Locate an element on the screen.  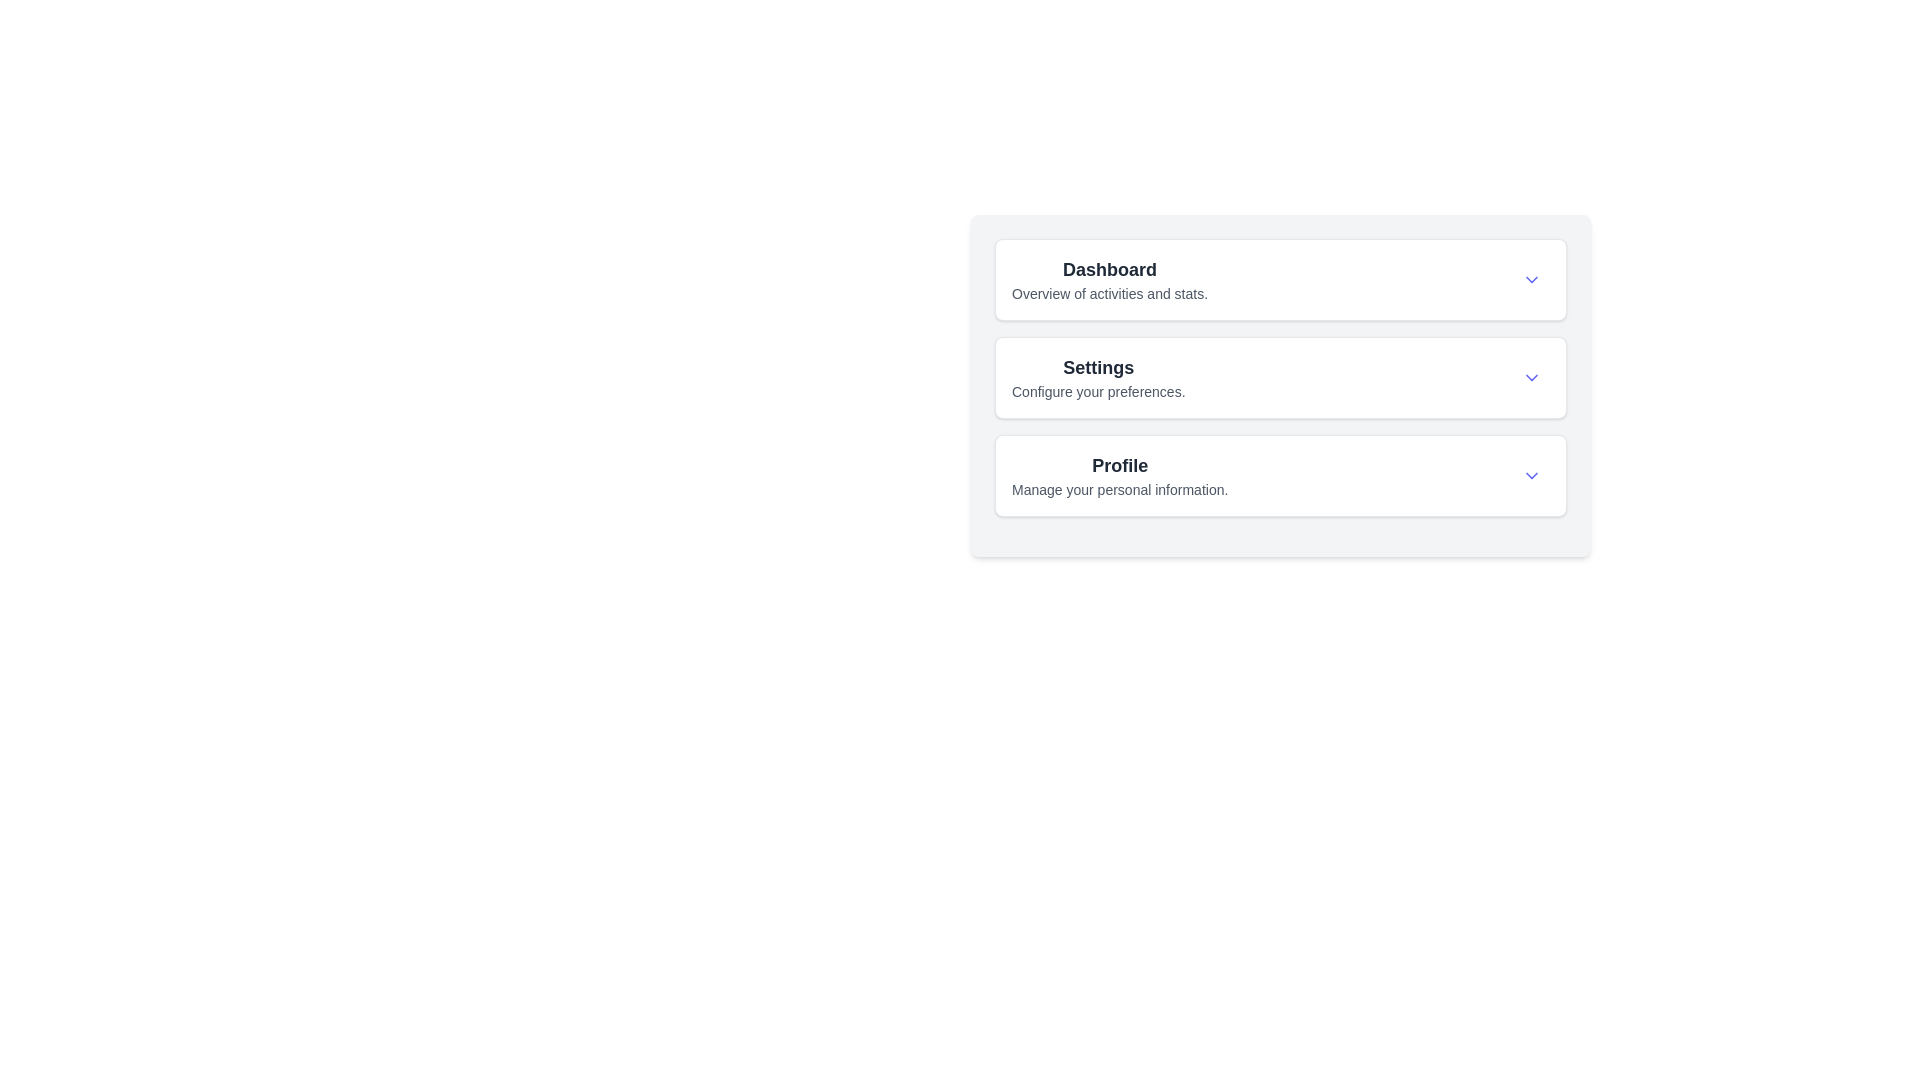
the second button in the vertical list of options, which is between 'Dashboard' and 'Profile' is located at coordinates (1281, 378).